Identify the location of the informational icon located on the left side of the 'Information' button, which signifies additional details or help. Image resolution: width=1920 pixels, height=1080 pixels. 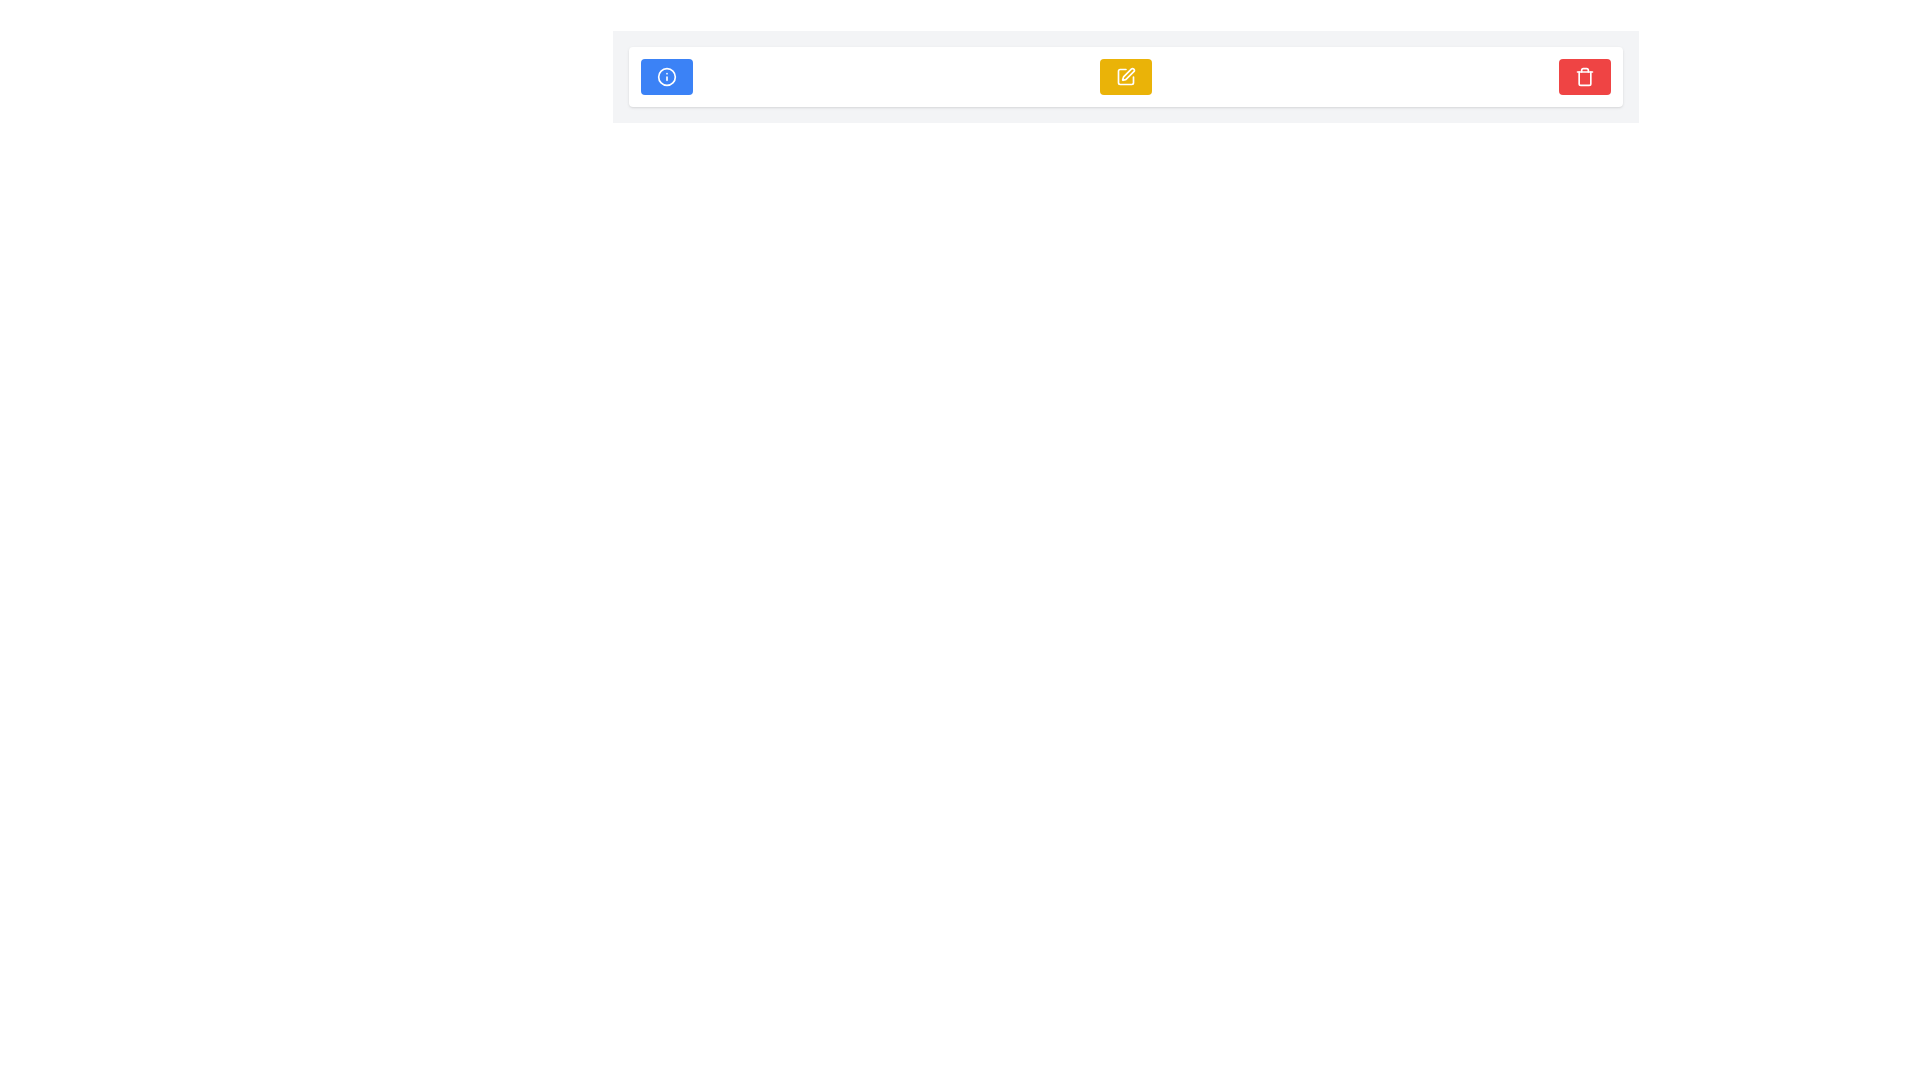
(667, 76).